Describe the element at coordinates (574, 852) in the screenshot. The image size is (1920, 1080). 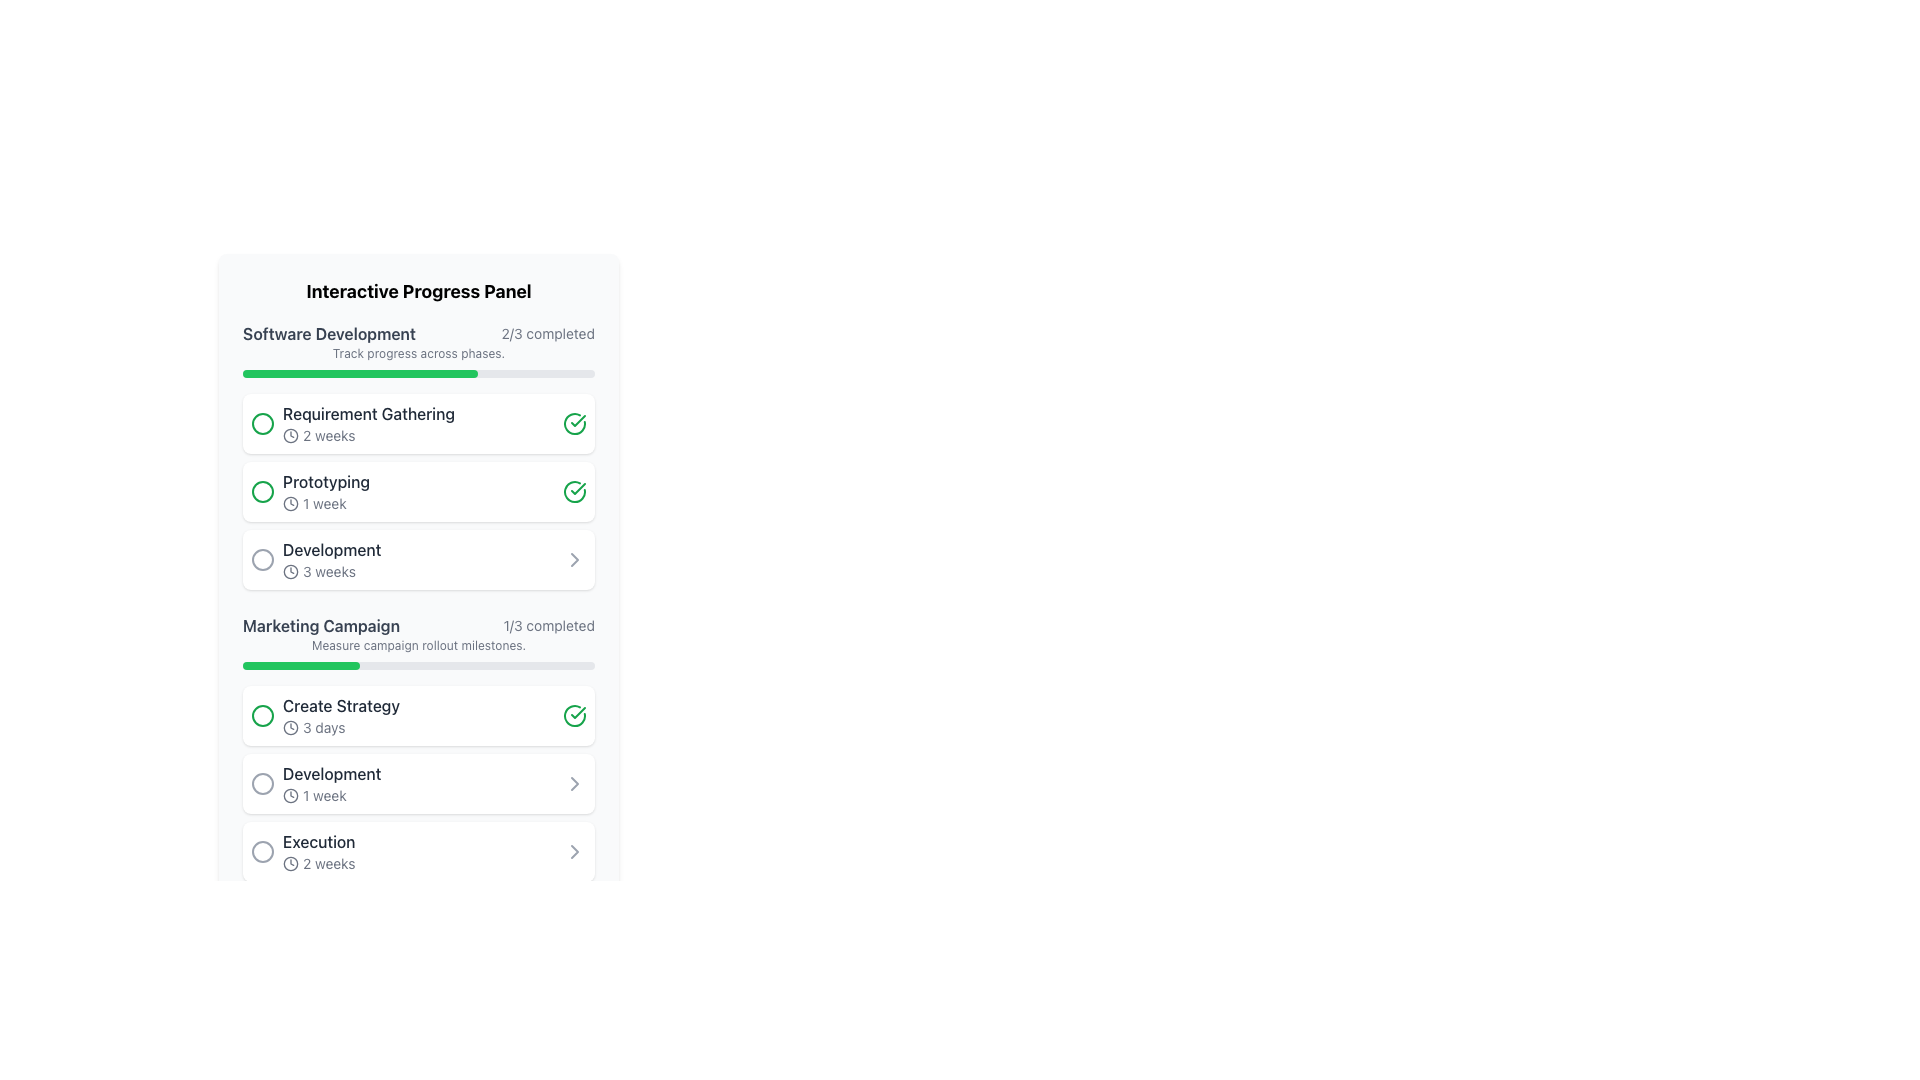
I see `the arrow icon or chevron at the far right side of the 'Execution 2 weeks' entry` at that location.